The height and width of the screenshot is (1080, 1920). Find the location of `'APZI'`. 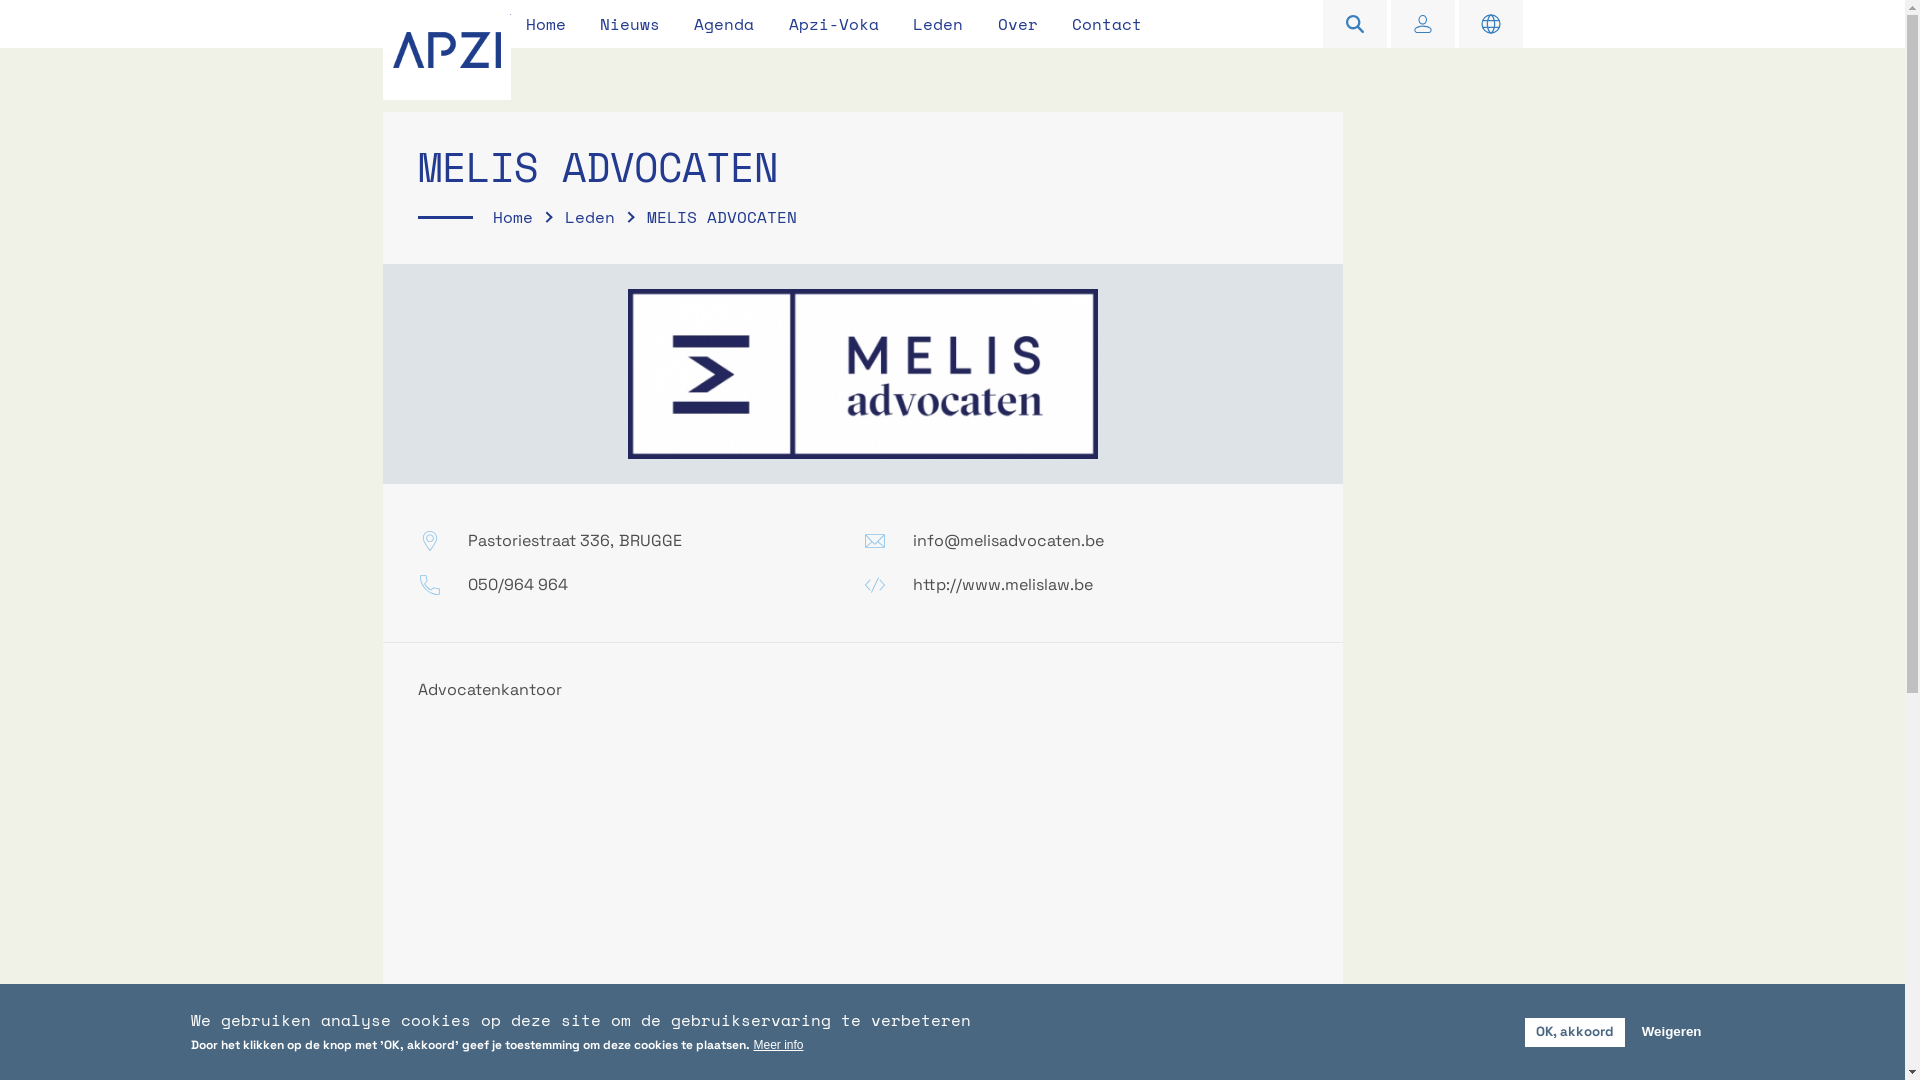

'APZI' is located at coordinates (445, 49).